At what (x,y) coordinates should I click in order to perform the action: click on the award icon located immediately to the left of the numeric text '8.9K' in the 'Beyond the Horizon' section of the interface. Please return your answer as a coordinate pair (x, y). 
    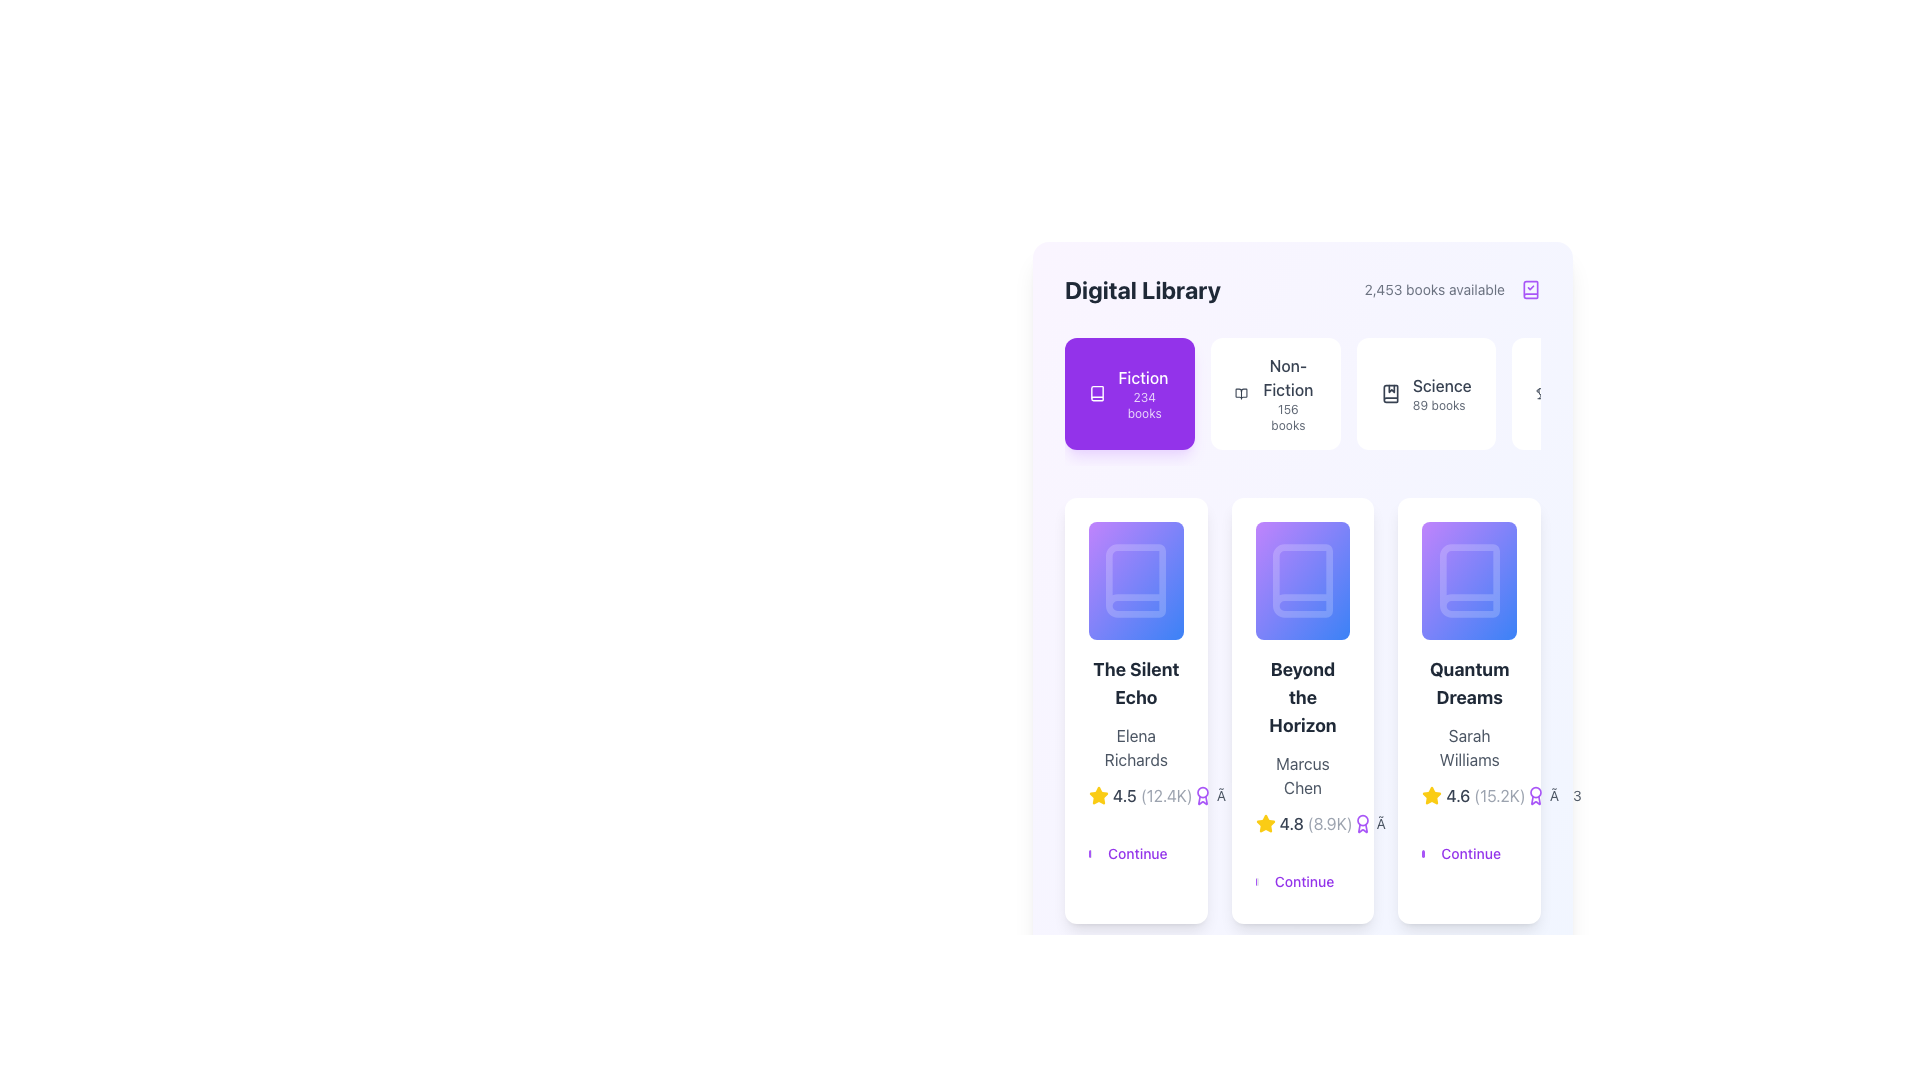
    Looking at the image, I should click on (1361, 824).